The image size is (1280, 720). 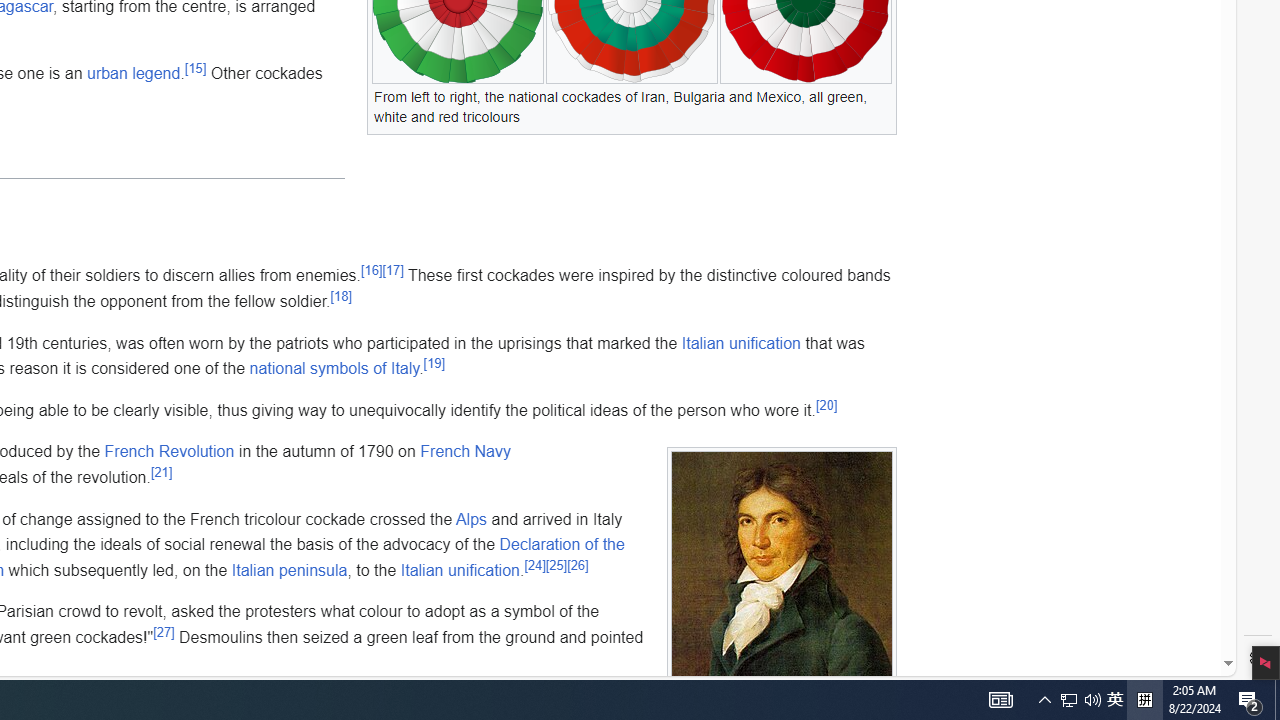 I want to click on '[19]', so click(x=432, y=362).